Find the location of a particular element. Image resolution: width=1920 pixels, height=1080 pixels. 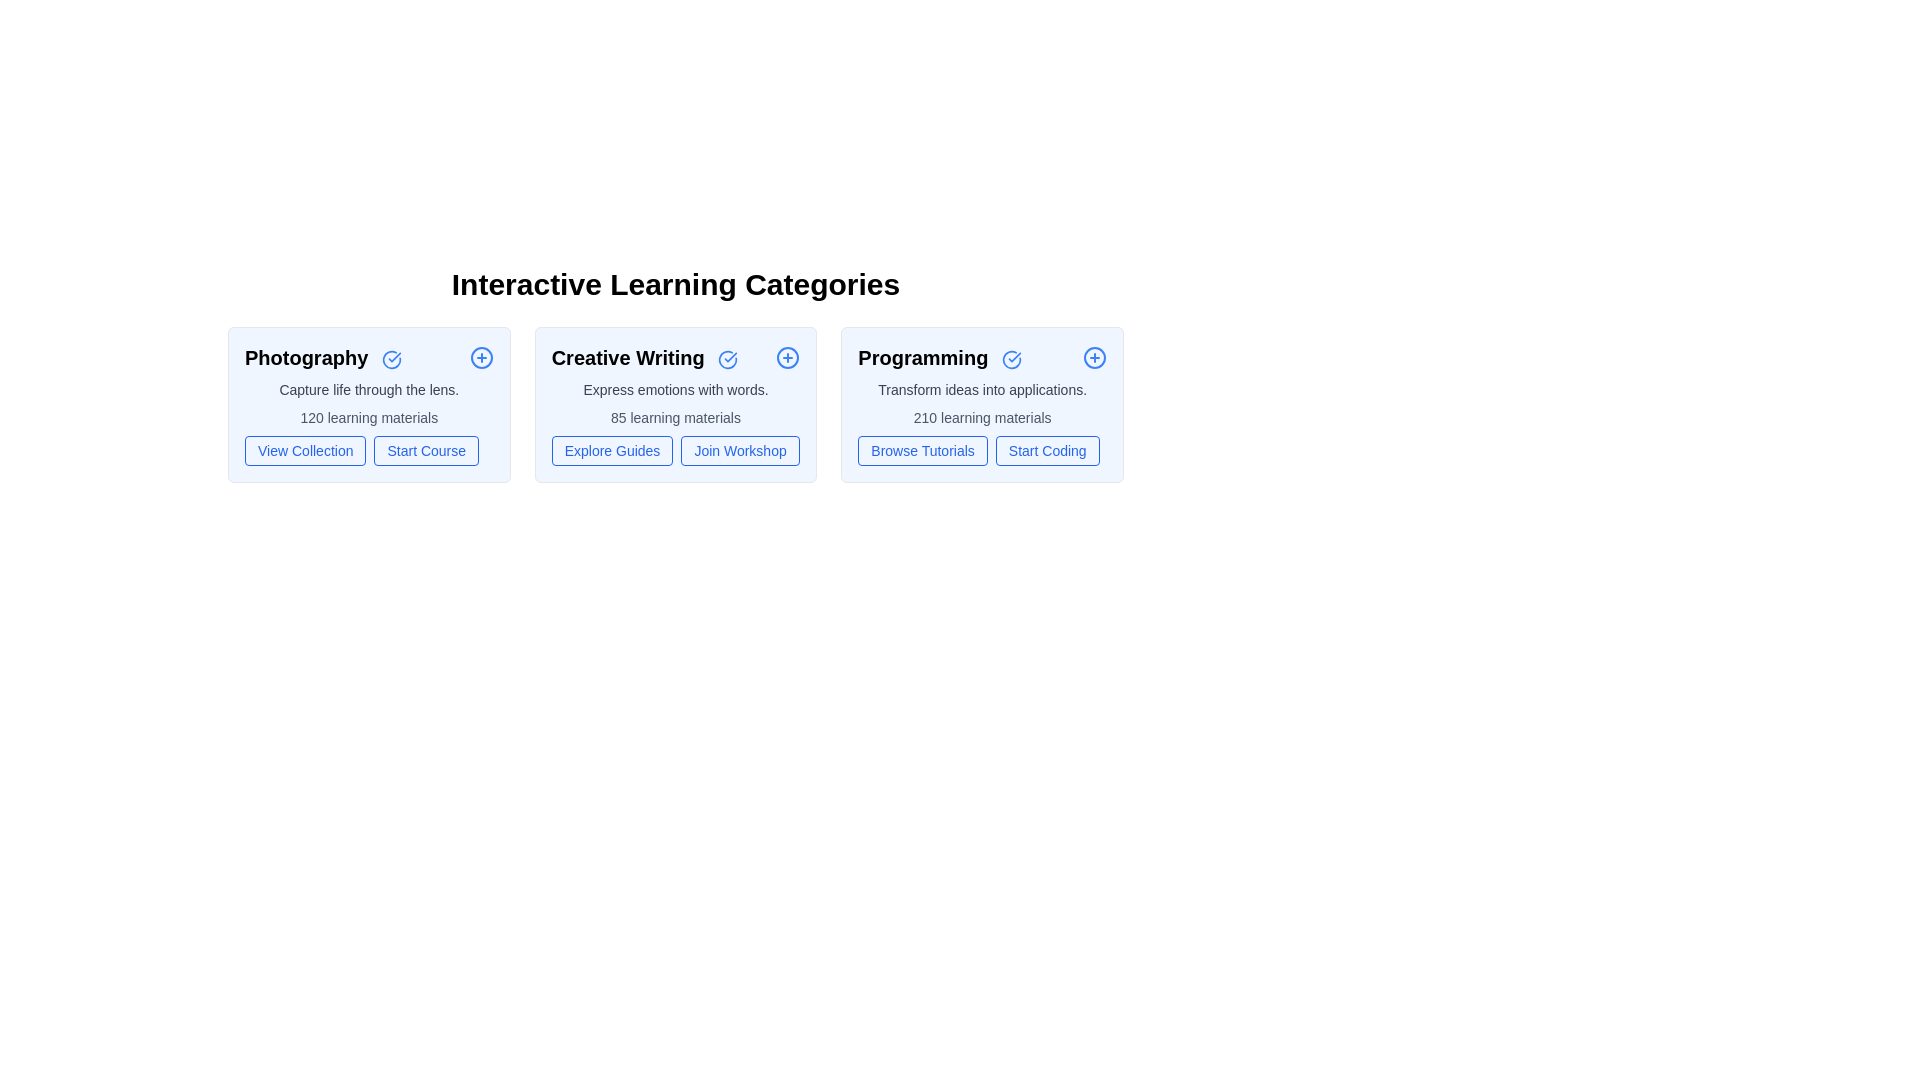

the category card for Photography is located at coordinates (369, 405).